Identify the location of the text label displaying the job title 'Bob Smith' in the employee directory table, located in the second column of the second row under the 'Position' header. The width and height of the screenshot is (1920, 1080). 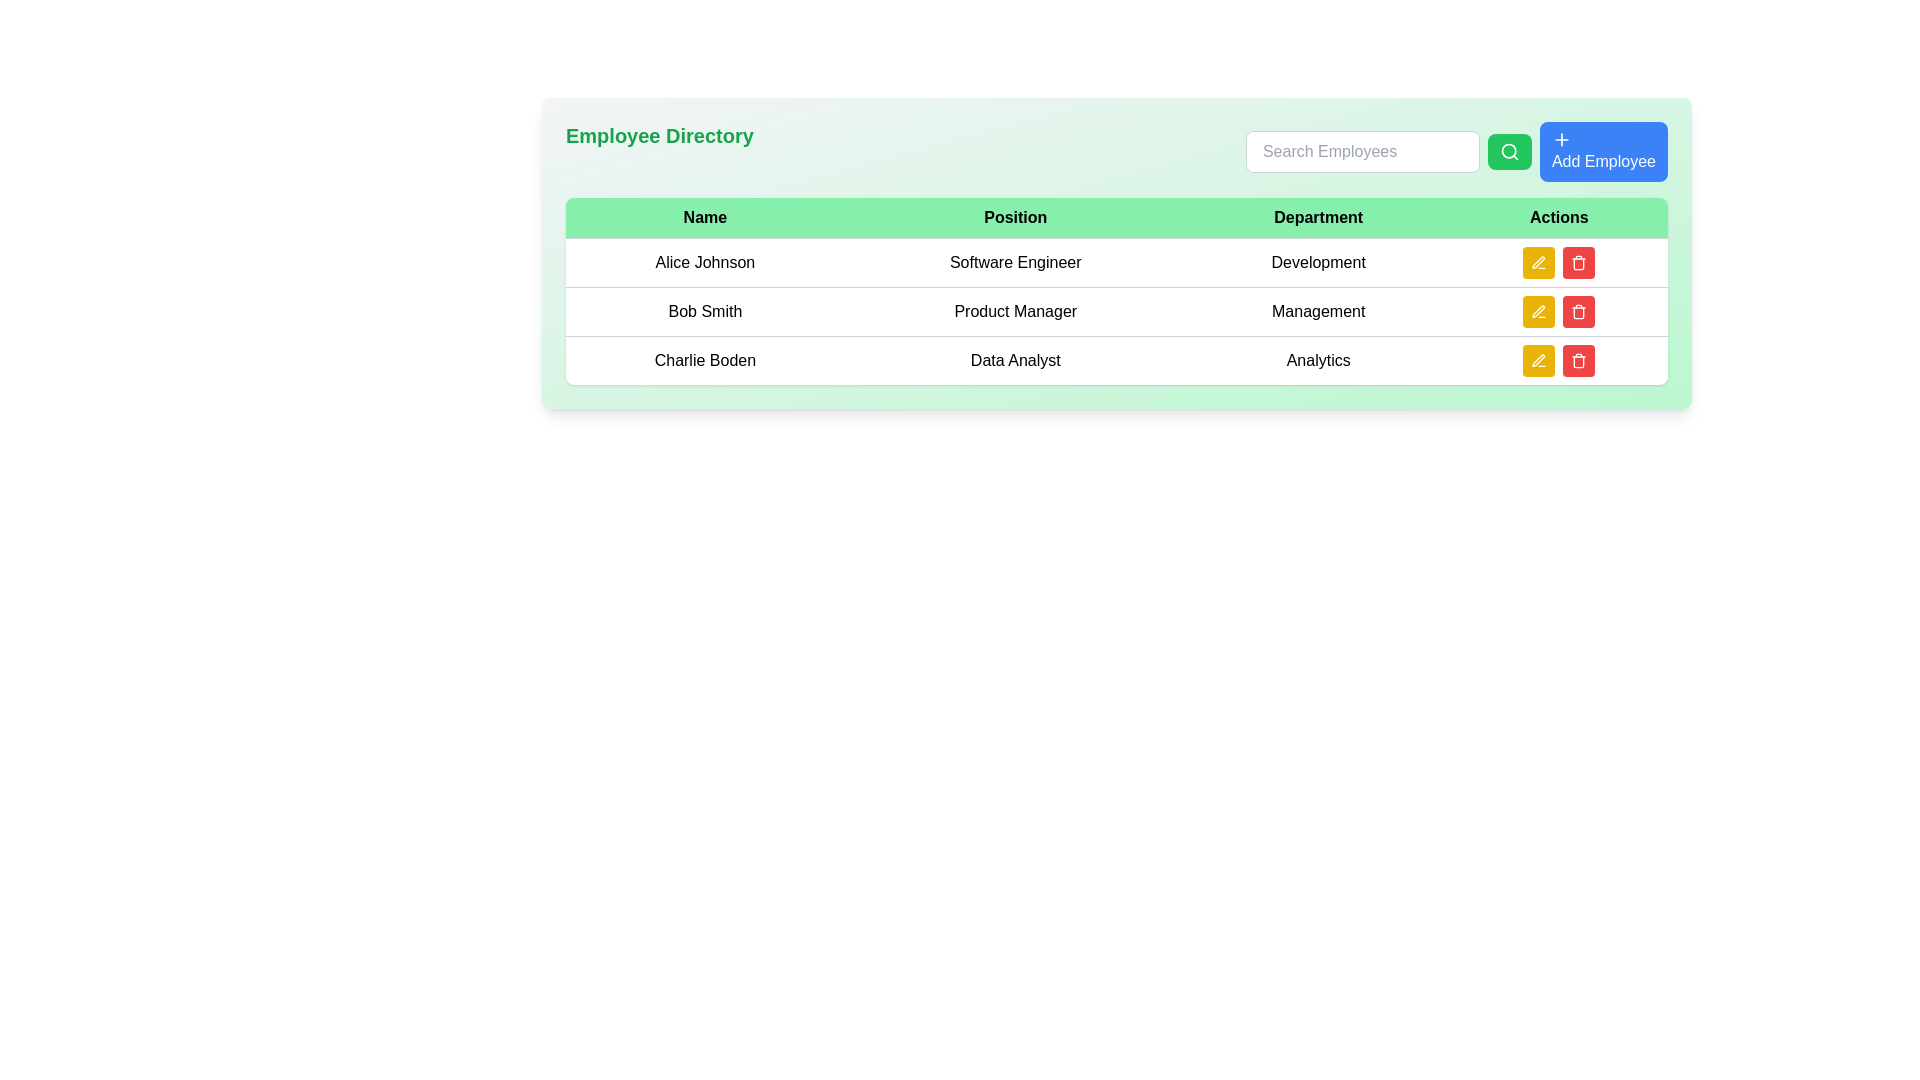
(1015, 312).